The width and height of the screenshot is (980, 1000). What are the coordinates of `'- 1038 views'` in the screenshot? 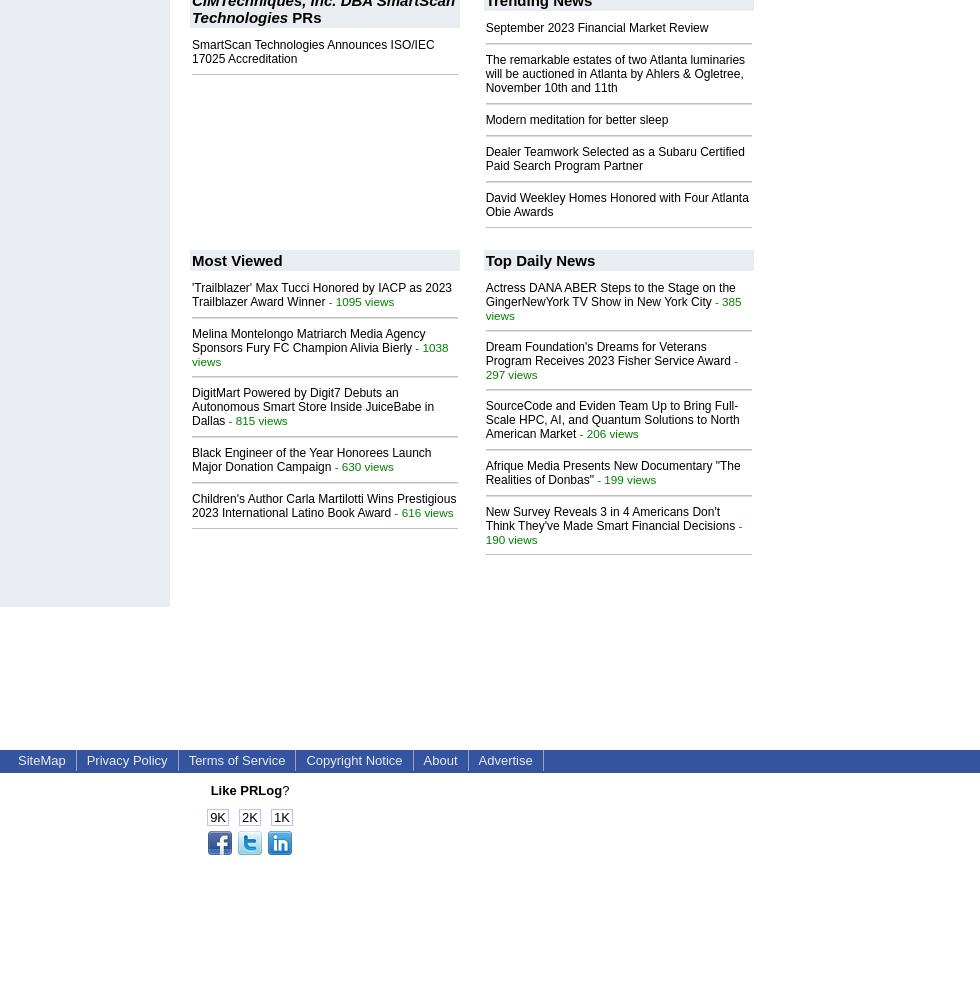 It's located at (191, 352).